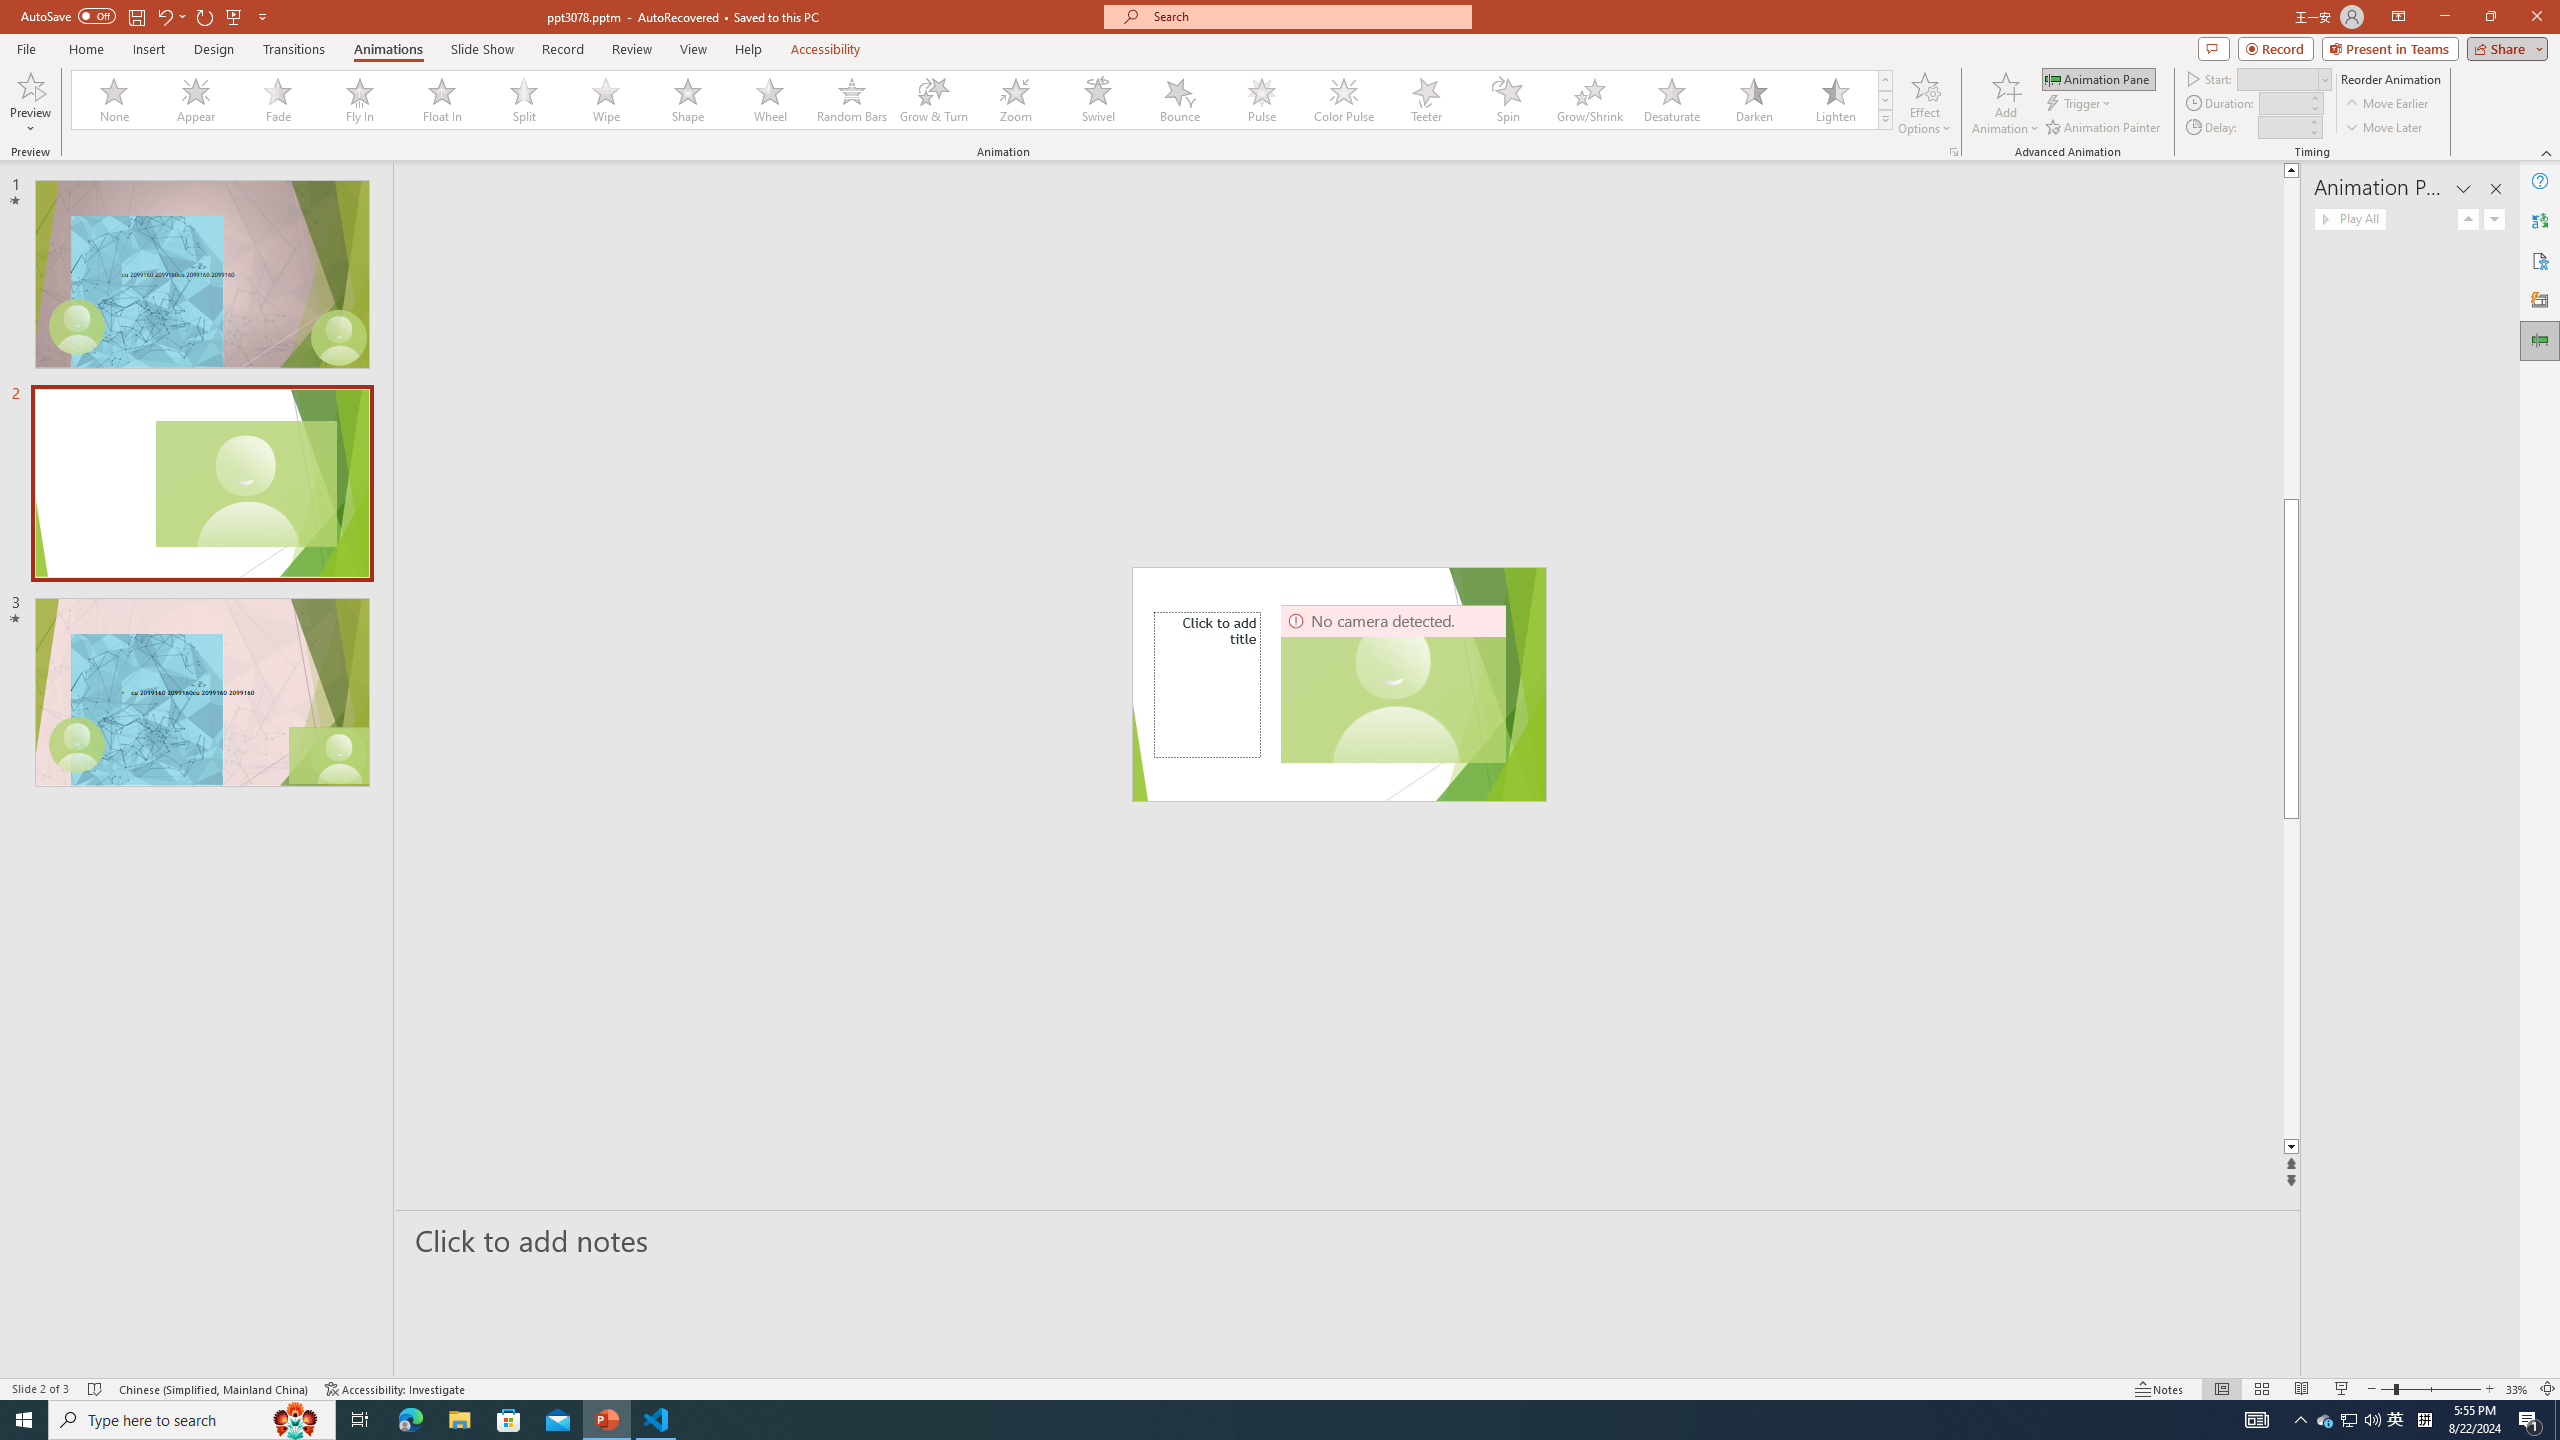 The image size is (2560, 1440). Describe the element at coordinates (1507, 99) in the screenshot. I see `'Spin'` at that location.